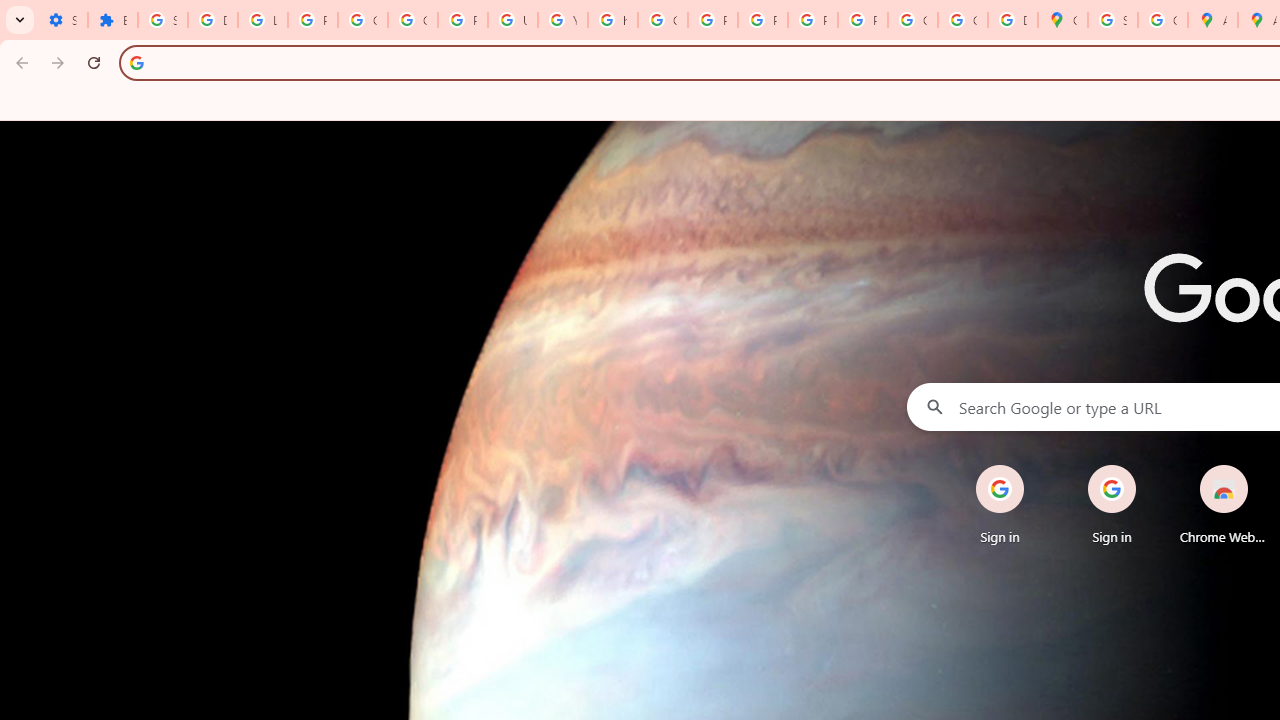  What do you see at coordinates (712, 20) in the screenshot?
I see `'Privacy Help Center - Policies Help'` at bounding box center [712, 20].